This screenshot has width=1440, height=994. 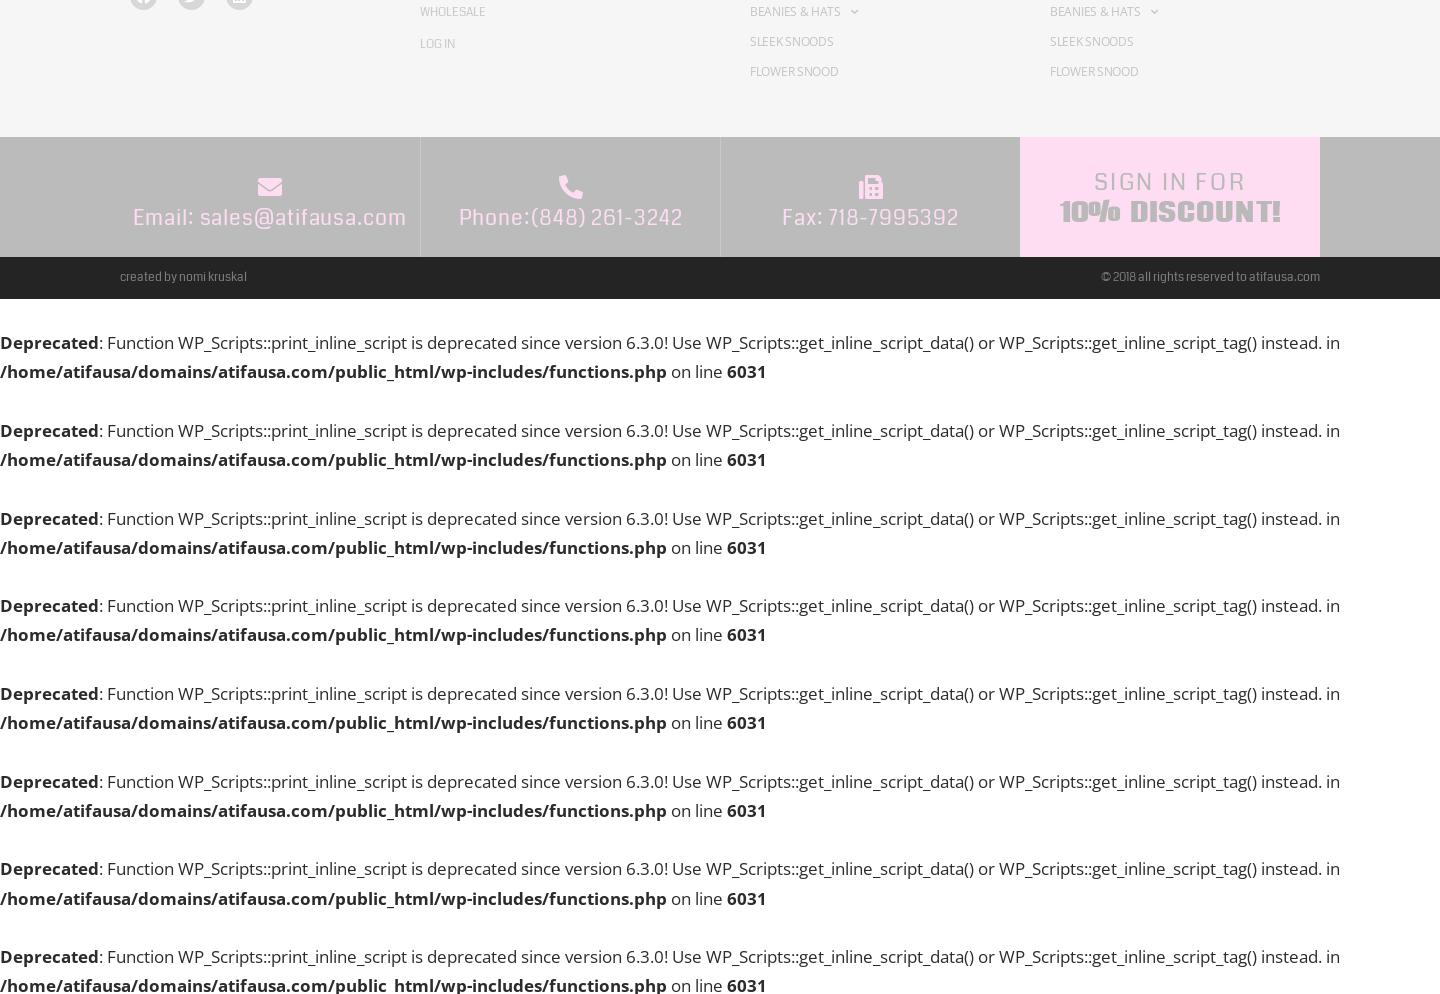 I want to click on 'Phone:(848) 261-3242', so click(x=569, y=216).